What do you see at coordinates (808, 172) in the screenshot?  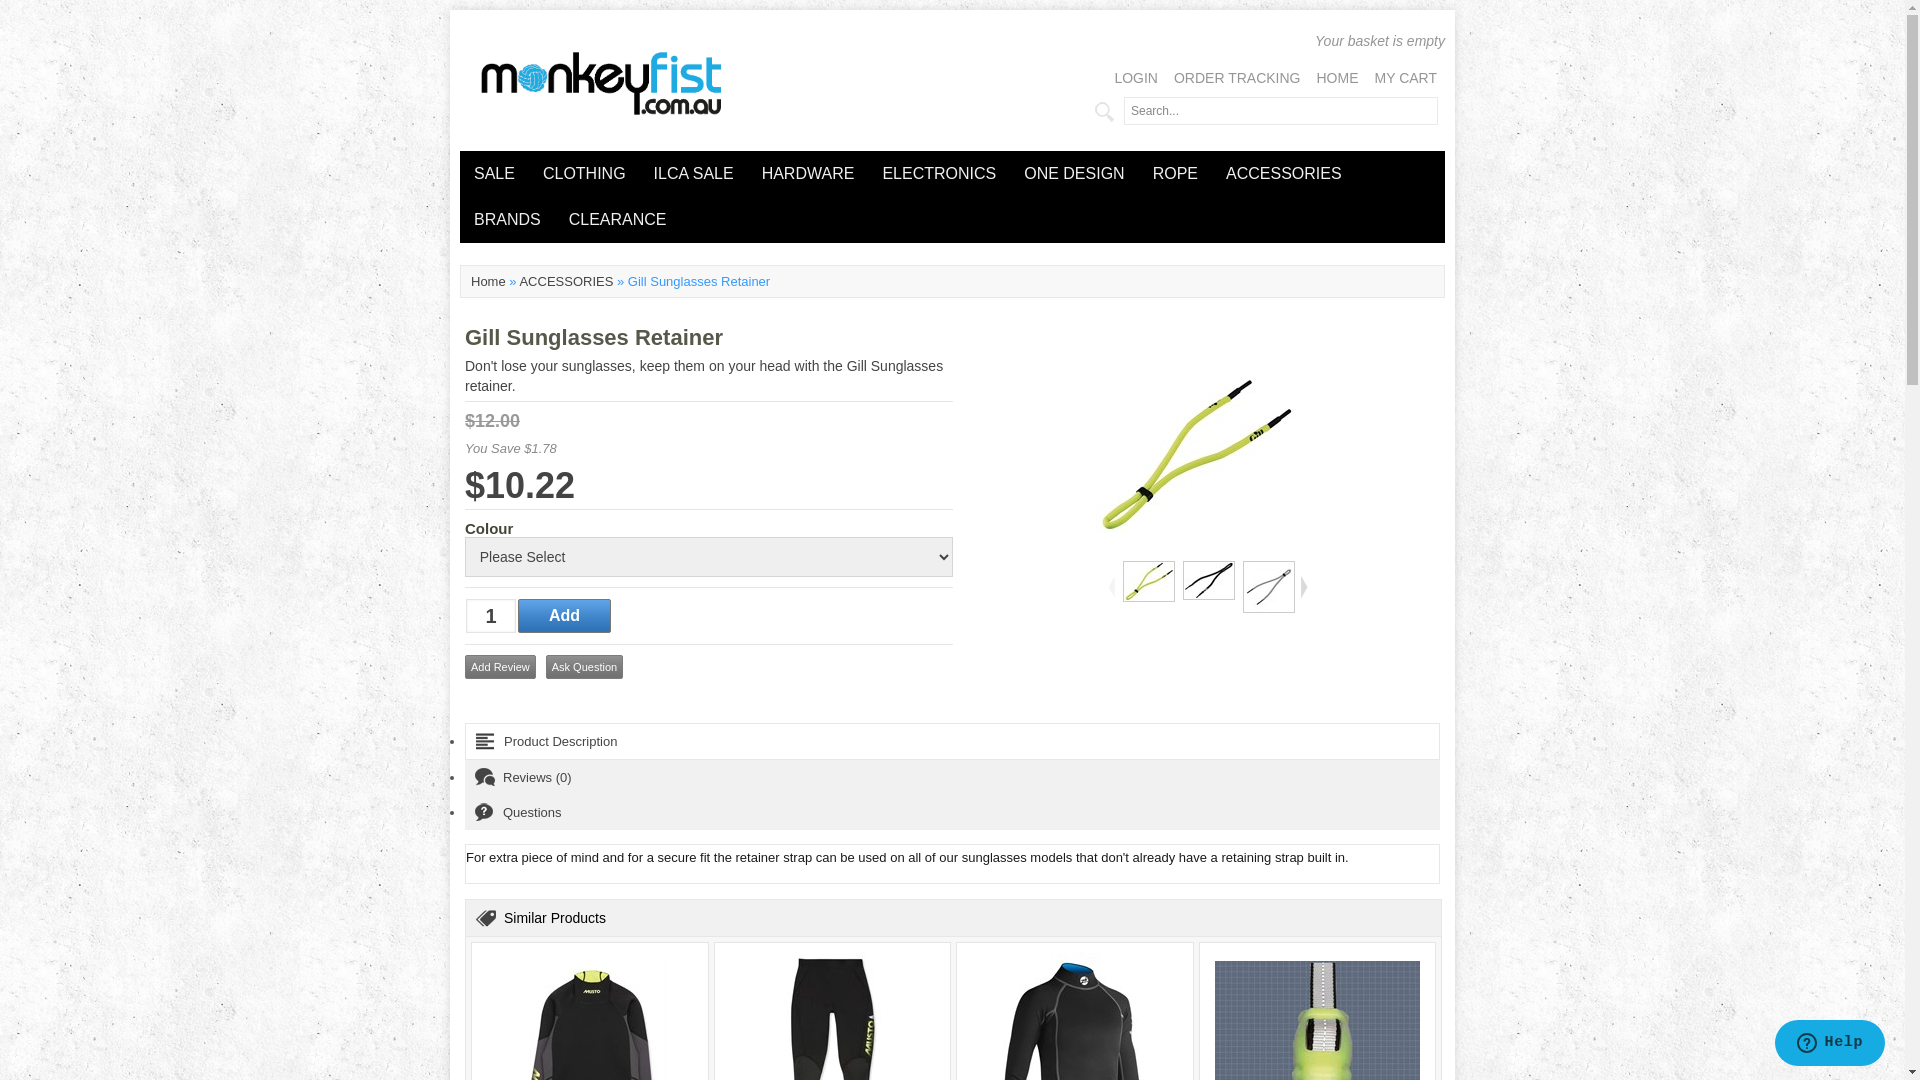 I see `'HARDWARE'` at bounding box center [808, 172].